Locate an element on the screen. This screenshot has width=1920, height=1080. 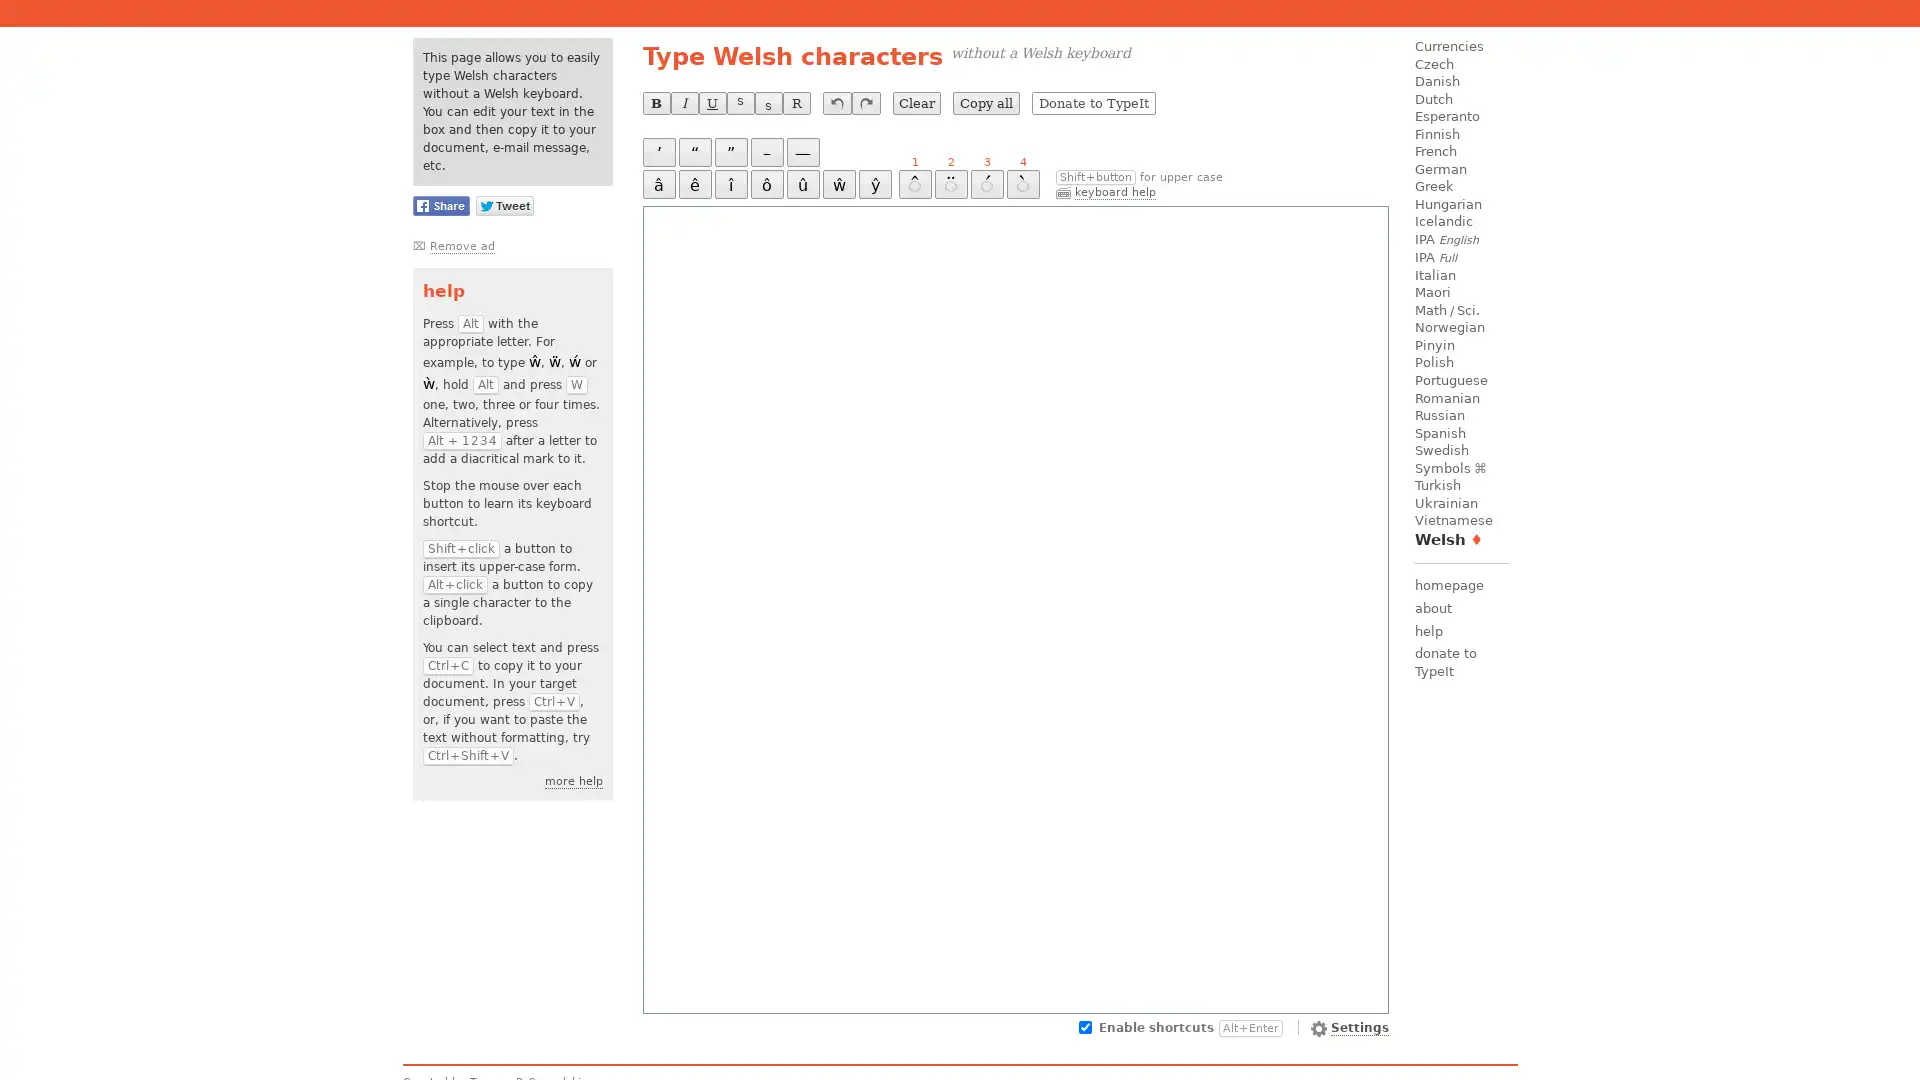
R is located at coordinates (795, 103).